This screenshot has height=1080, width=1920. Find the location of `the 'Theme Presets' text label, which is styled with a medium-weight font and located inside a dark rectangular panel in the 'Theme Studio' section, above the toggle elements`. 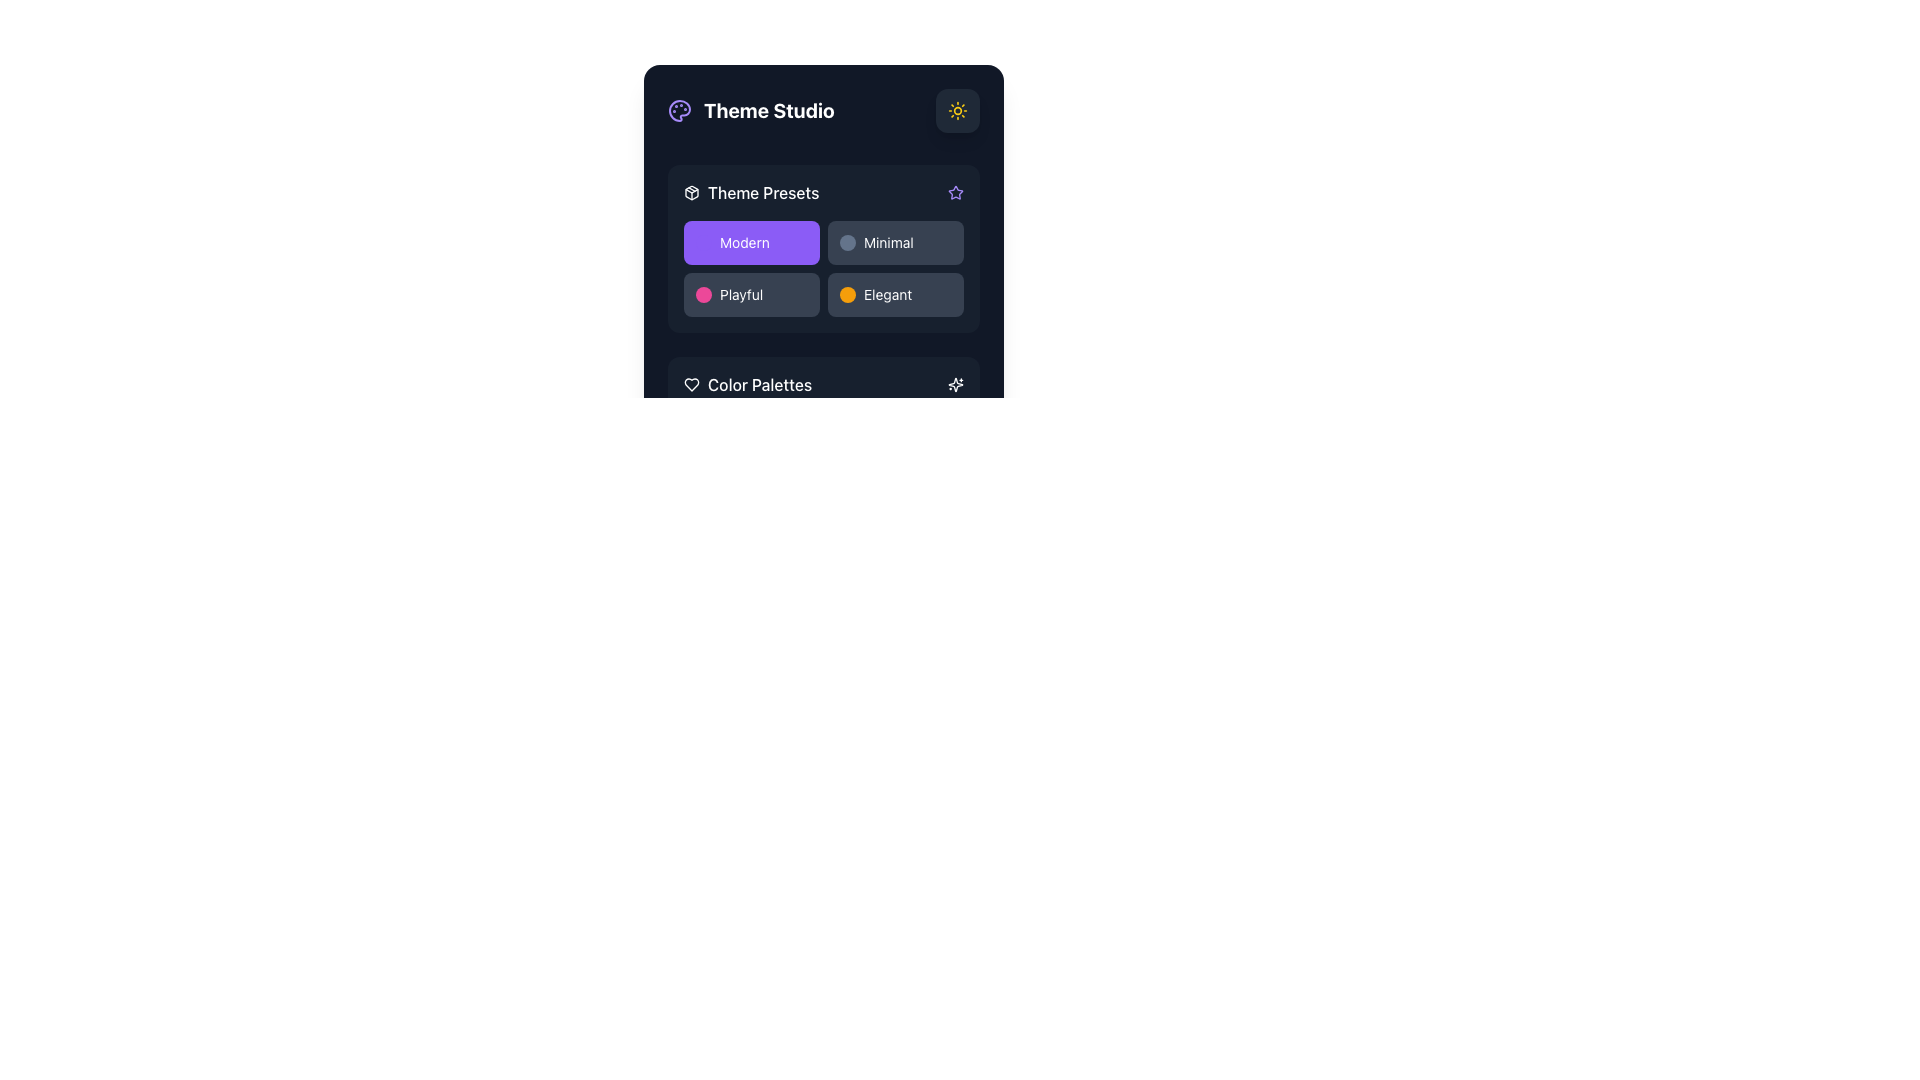

the 'Theme Presets' text label, which is styled with a medium-weight font and located inside a dark rectangular panel in the 'Theme Studio' section, above the toggle elements is located at coordinates (762, 192).